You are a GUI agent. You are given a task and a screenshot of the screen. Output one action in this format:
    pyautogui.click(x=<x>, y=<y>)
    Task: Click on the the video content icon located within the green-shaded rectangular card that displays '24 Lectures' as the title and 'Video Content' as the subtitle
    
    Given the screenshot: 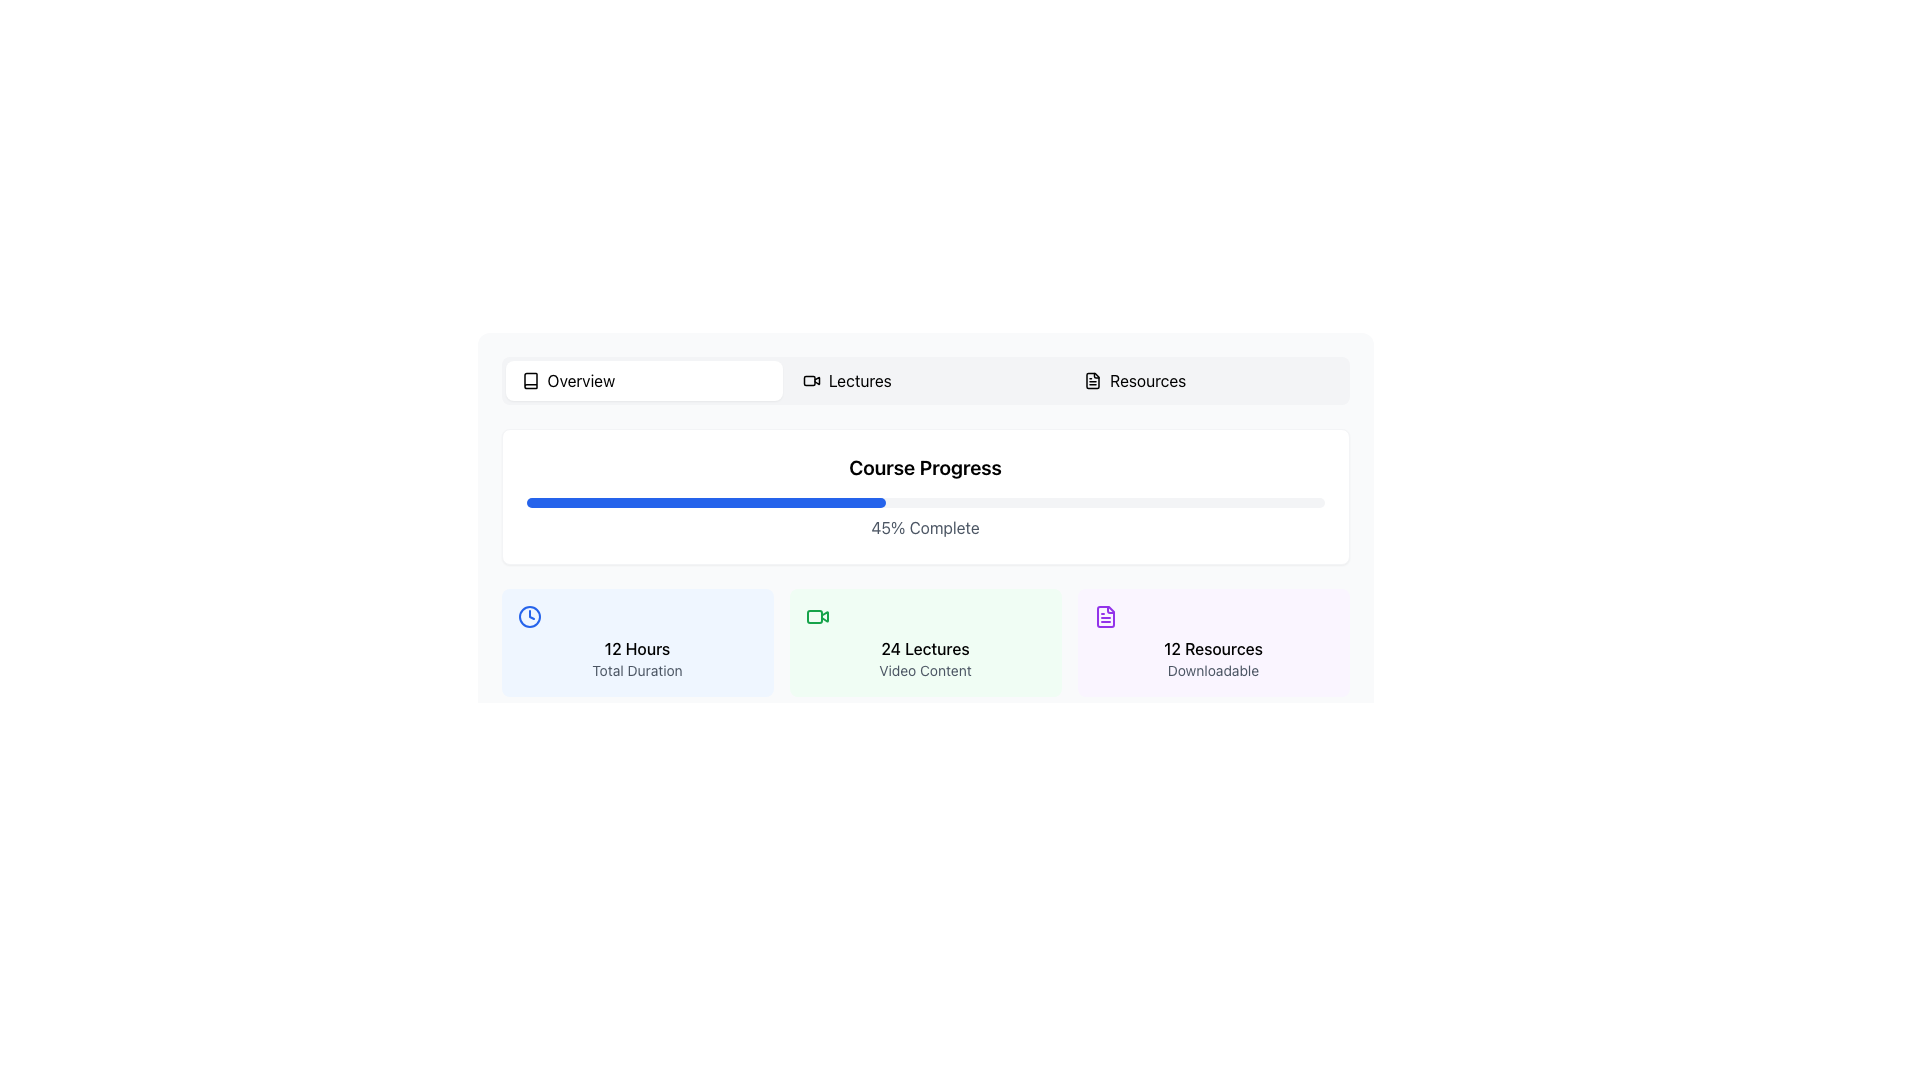 What is the action you would take?
    pyautogui.click(x=817, y=616)
    